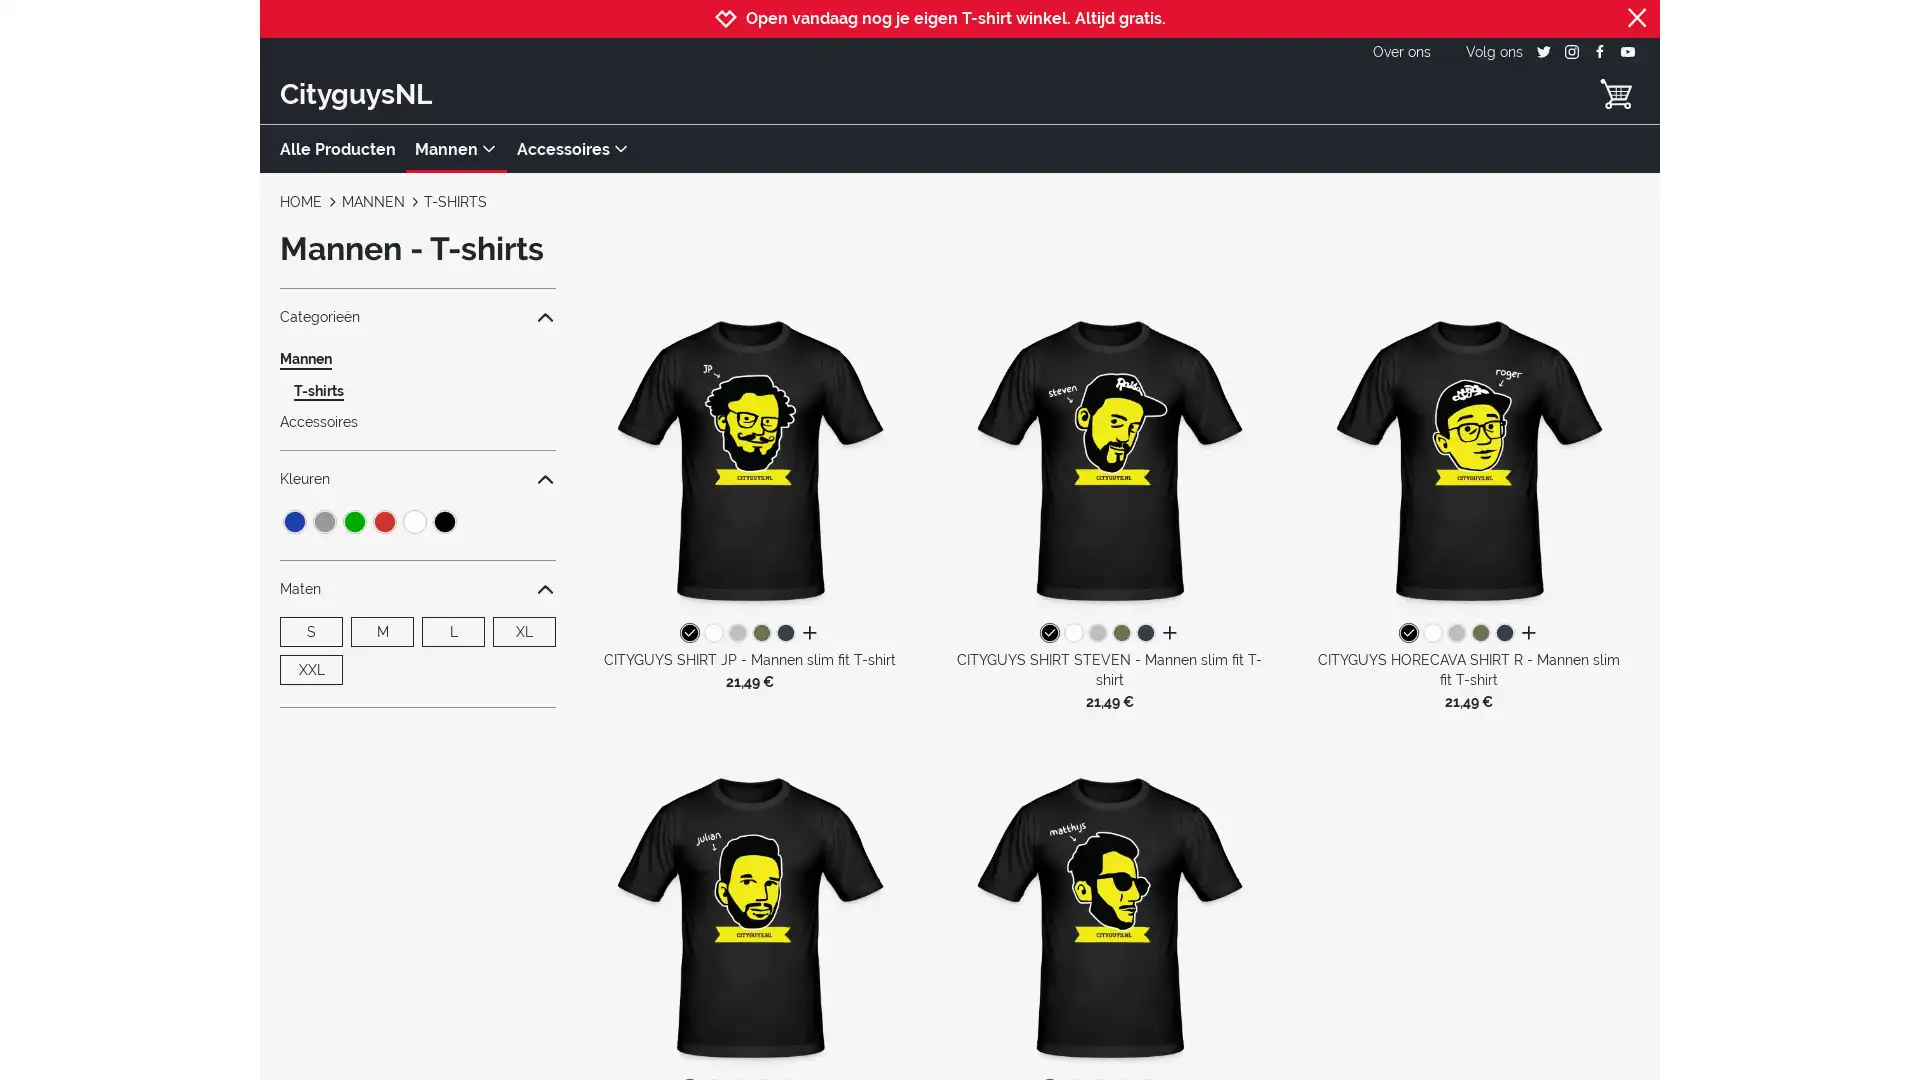  Describe the element at coordinates (1432, 633) in the screenshot. I see `wit` at that location.